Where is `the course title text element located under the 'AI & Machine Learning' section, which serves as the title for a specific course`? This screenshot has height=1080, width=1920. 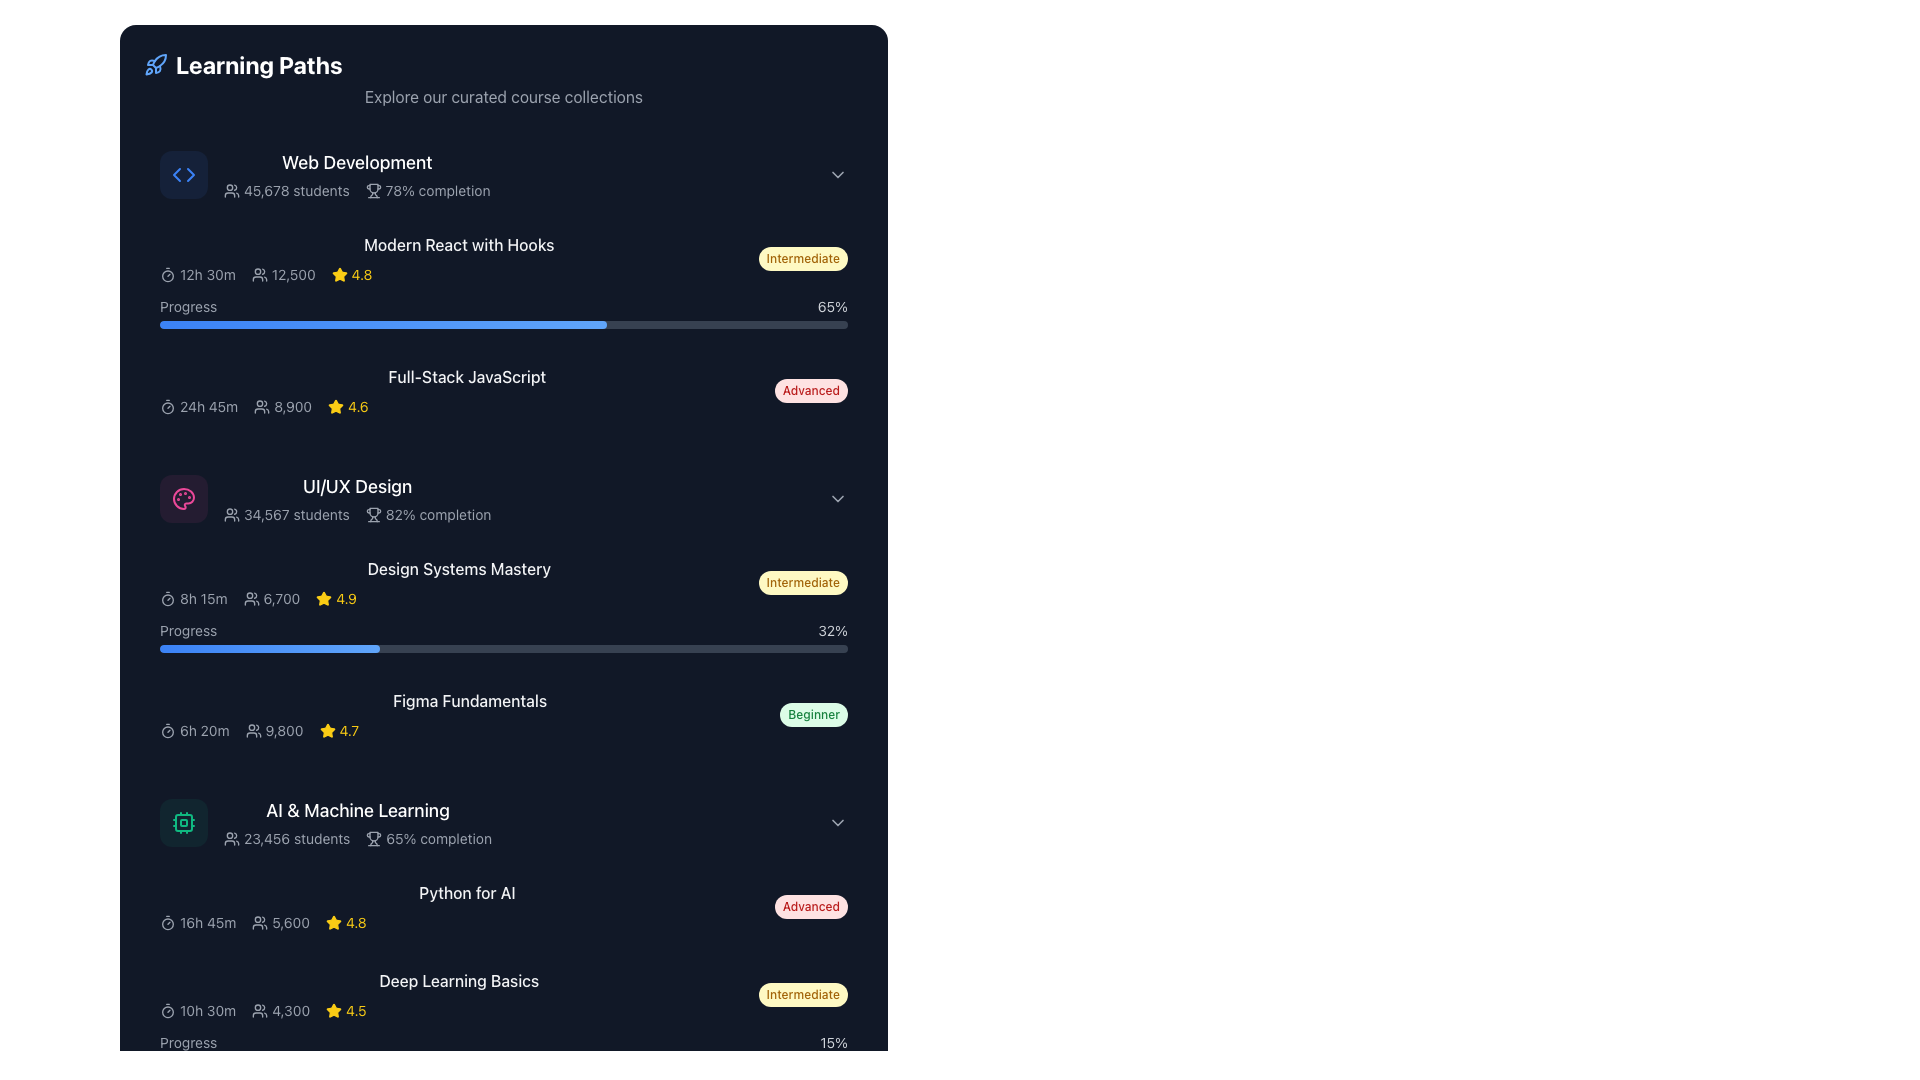
the course title text element located under the 'AI & Machine Learning' section, which serves as the title for a specific course is located at coordinates (466, 892).